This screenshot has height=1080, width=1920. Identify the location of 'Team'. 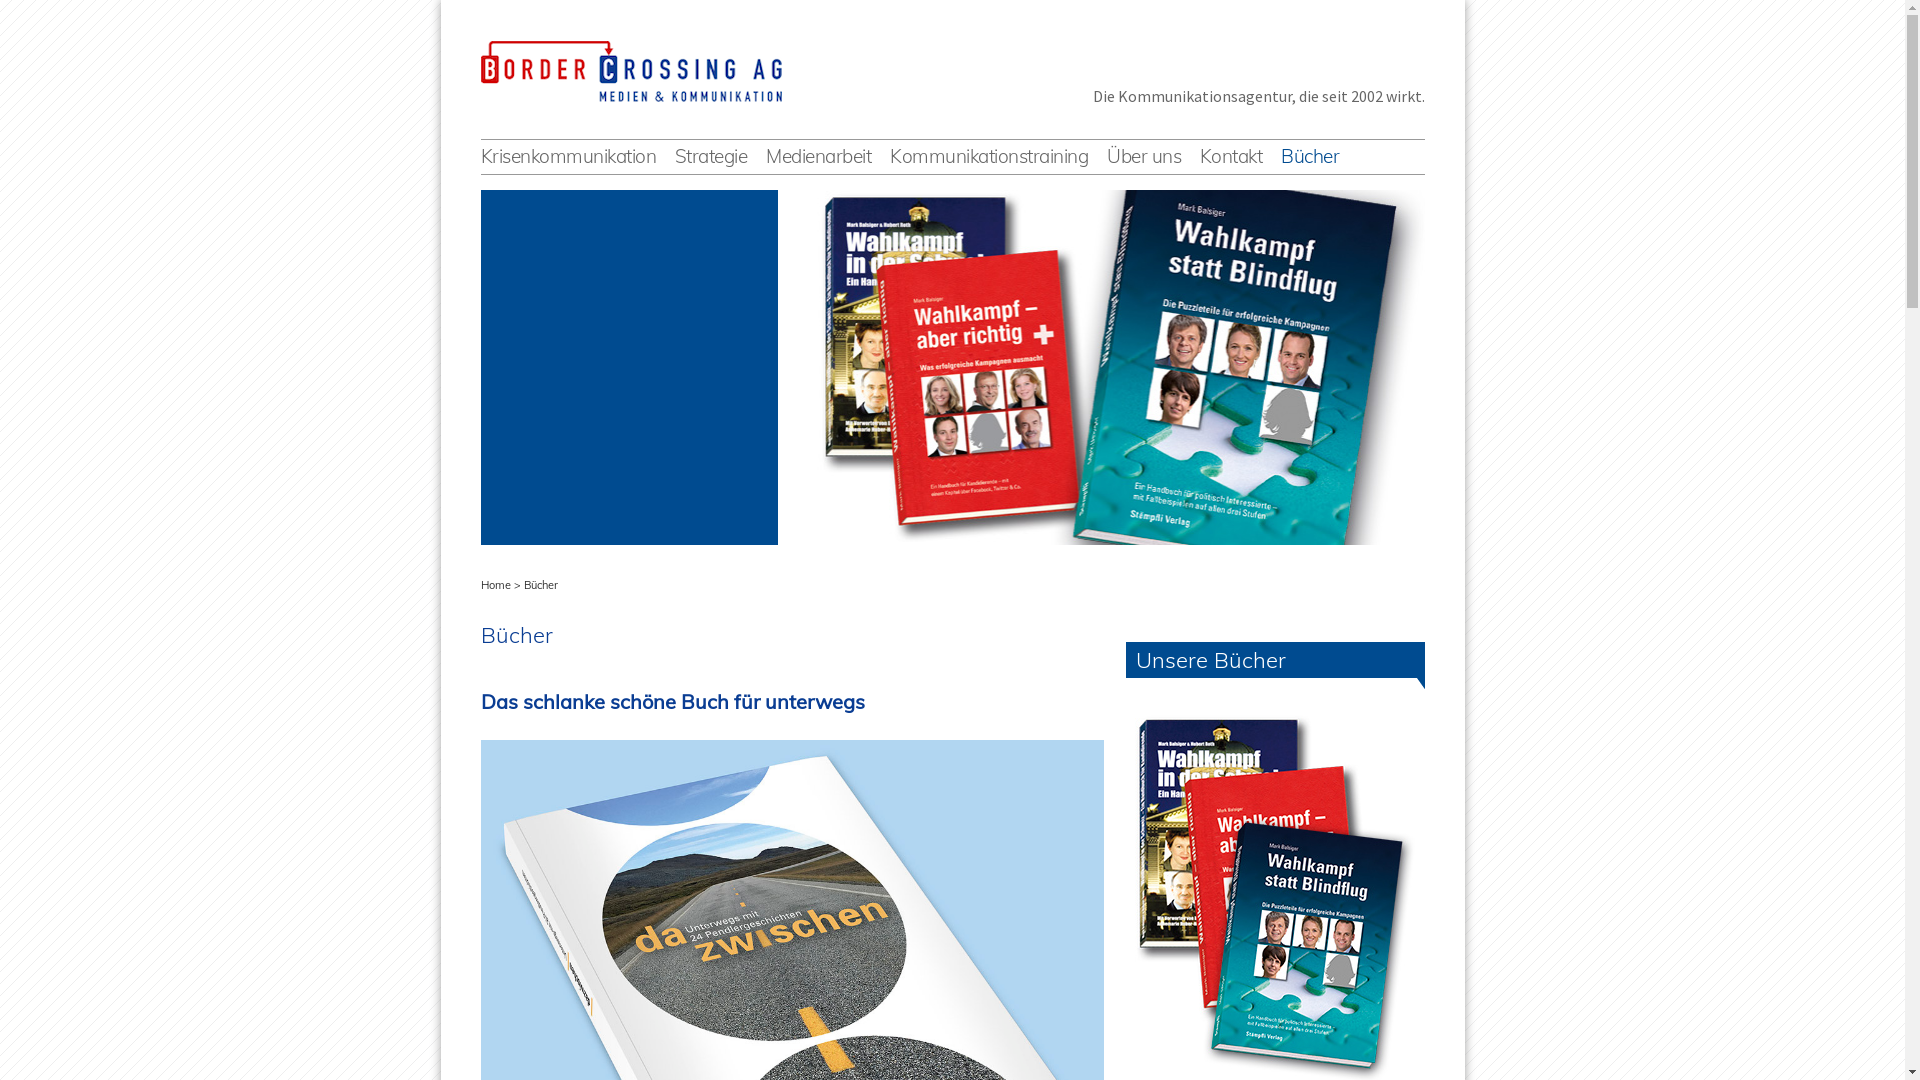
(1205, 174).